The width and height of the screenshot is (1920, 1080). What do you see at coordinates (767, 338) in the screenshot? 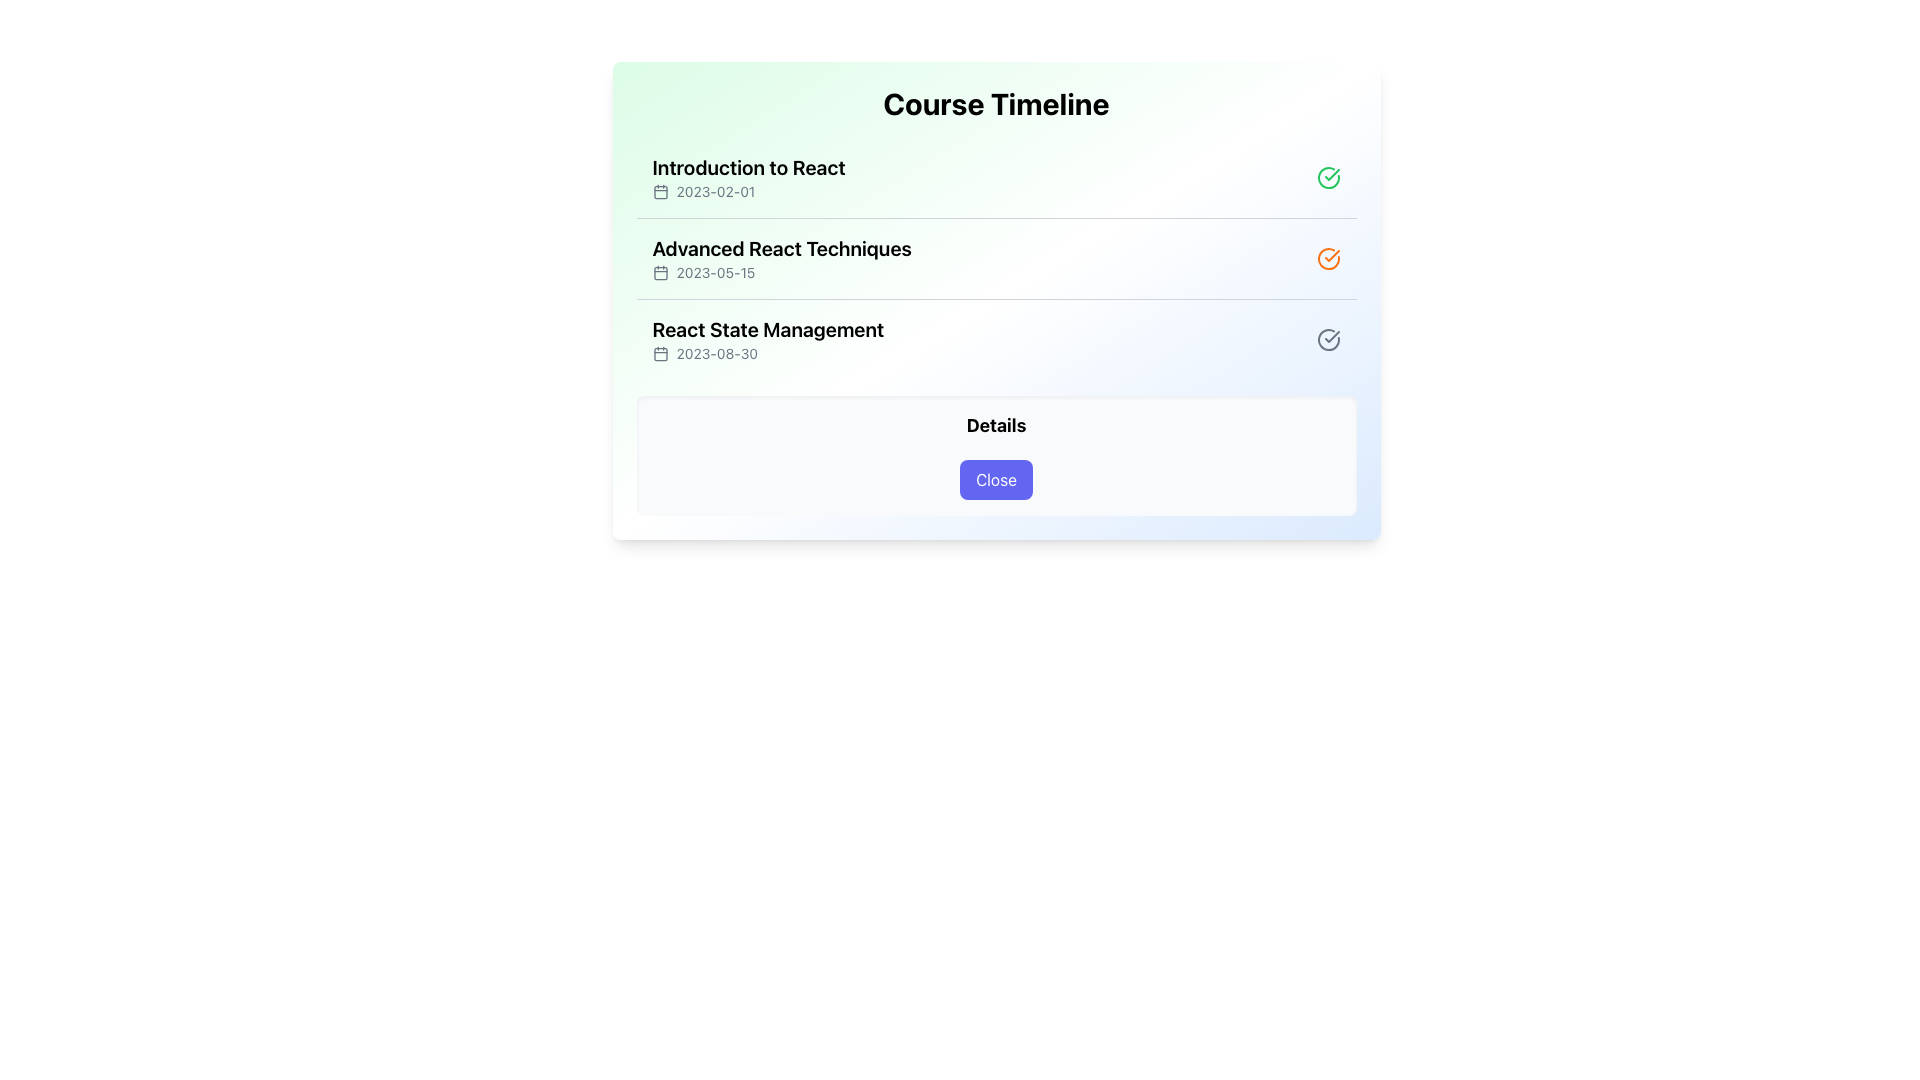
I see `the list item displaying 'React State Management' with the date '2023-08-30'` at bounding box center [767, 338].